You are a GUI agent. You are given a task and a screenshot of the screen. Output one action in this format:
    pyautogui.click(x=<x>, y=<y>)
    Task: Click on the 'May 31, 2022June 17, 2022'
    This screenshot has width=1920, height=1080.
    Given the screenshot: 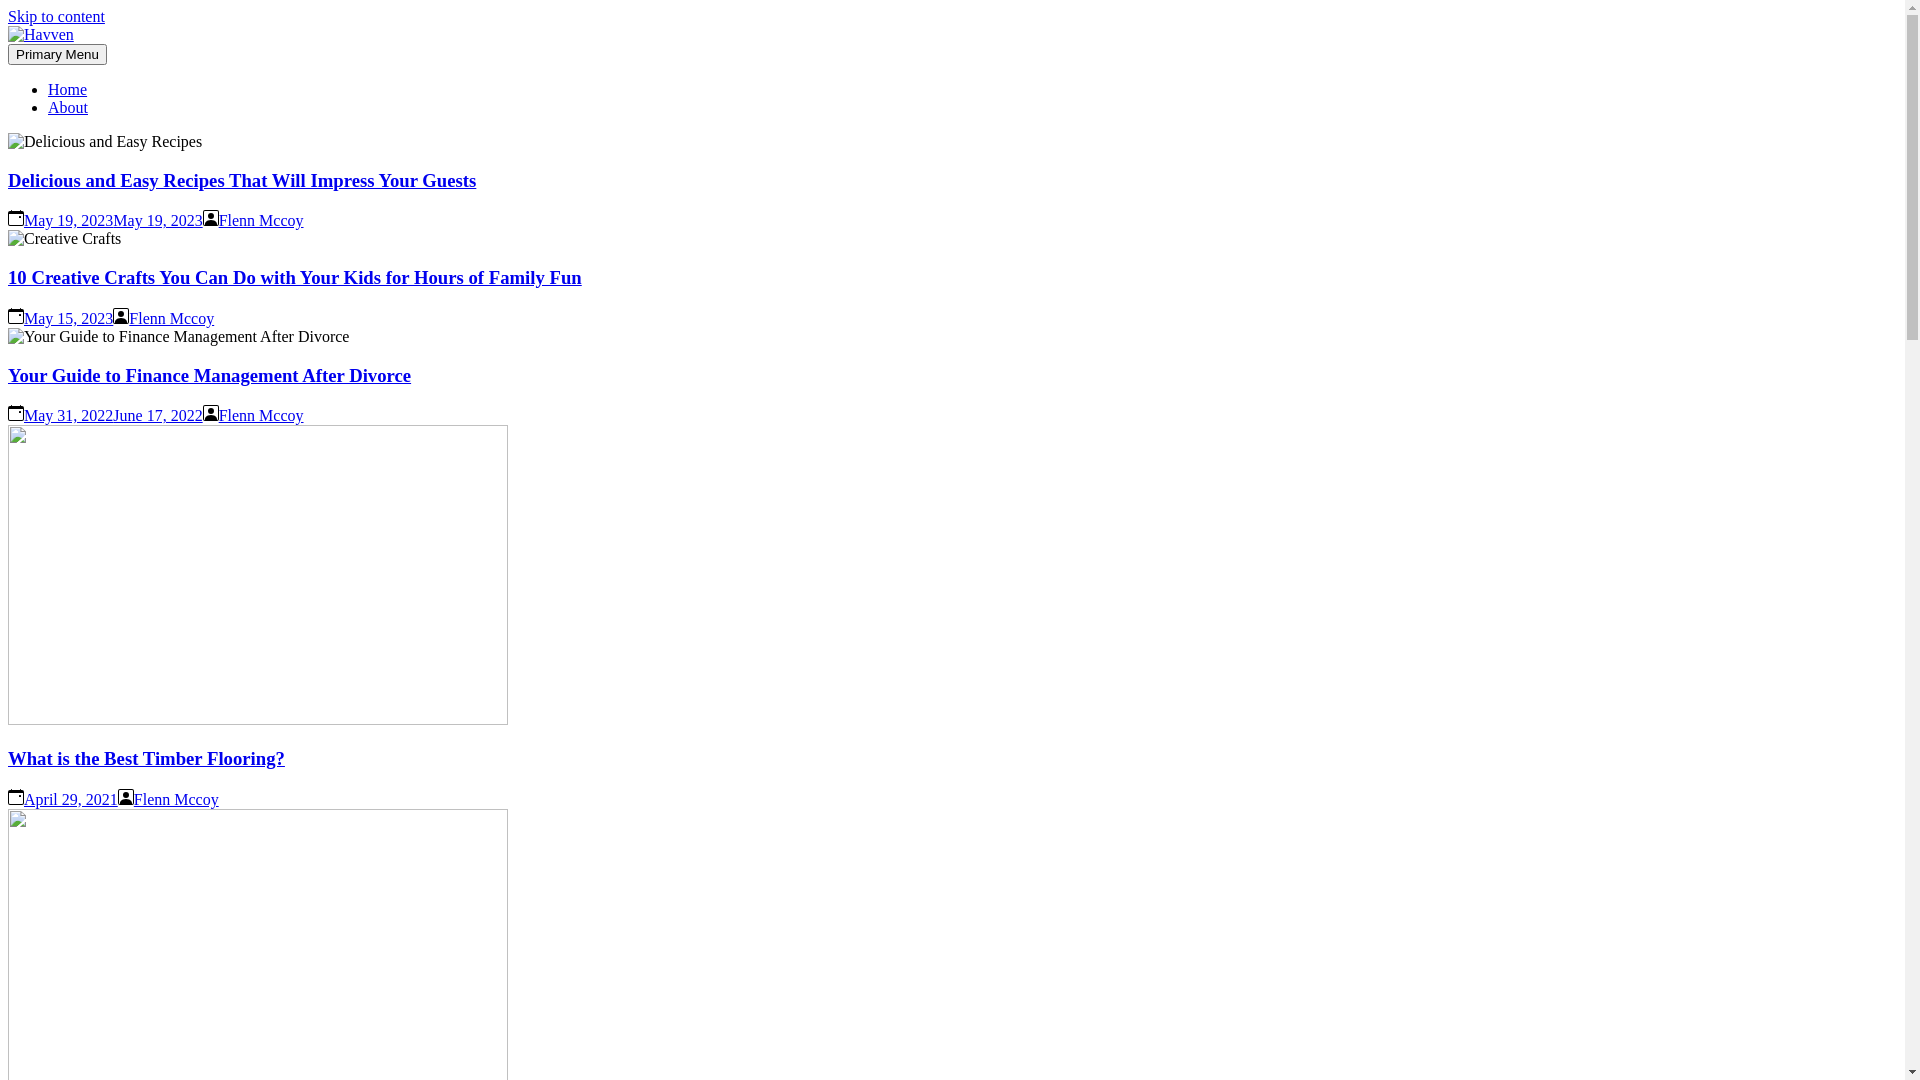 What is the action you would take?
    pyautogui.click(x=112, y=414)
    